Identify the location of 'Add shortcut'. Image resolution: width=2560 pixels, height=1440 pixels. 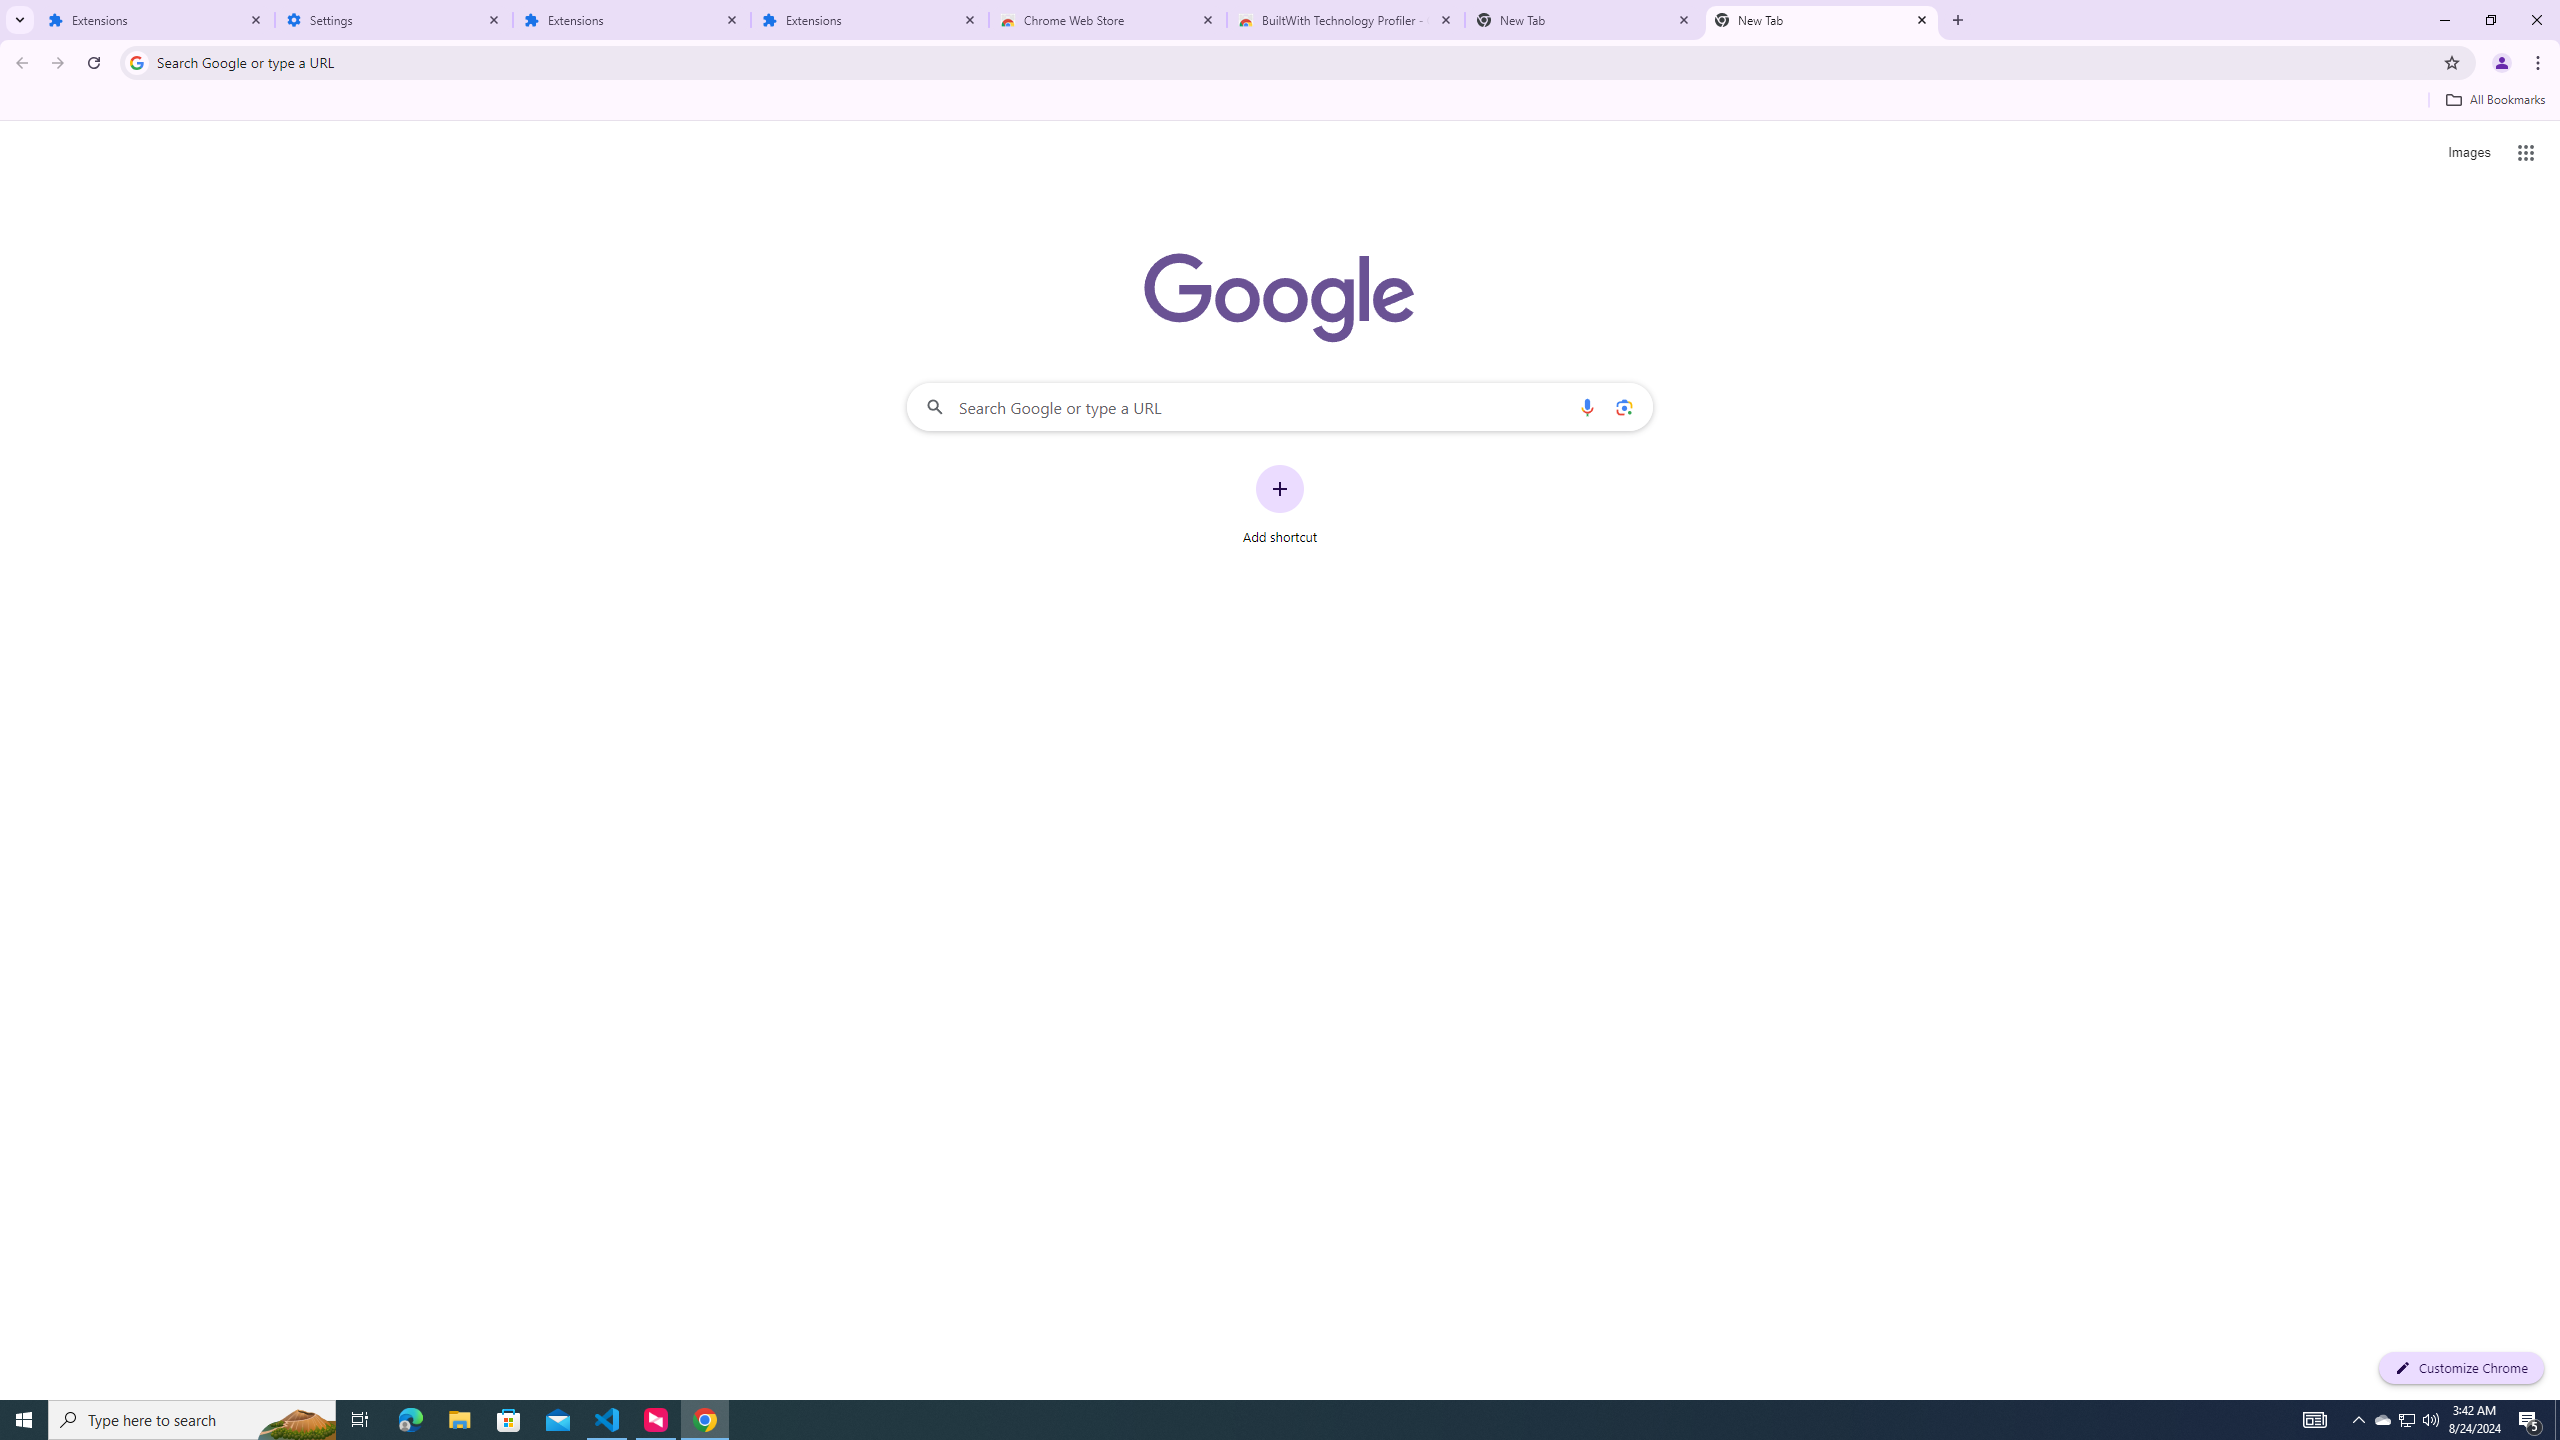
(1280, 505).